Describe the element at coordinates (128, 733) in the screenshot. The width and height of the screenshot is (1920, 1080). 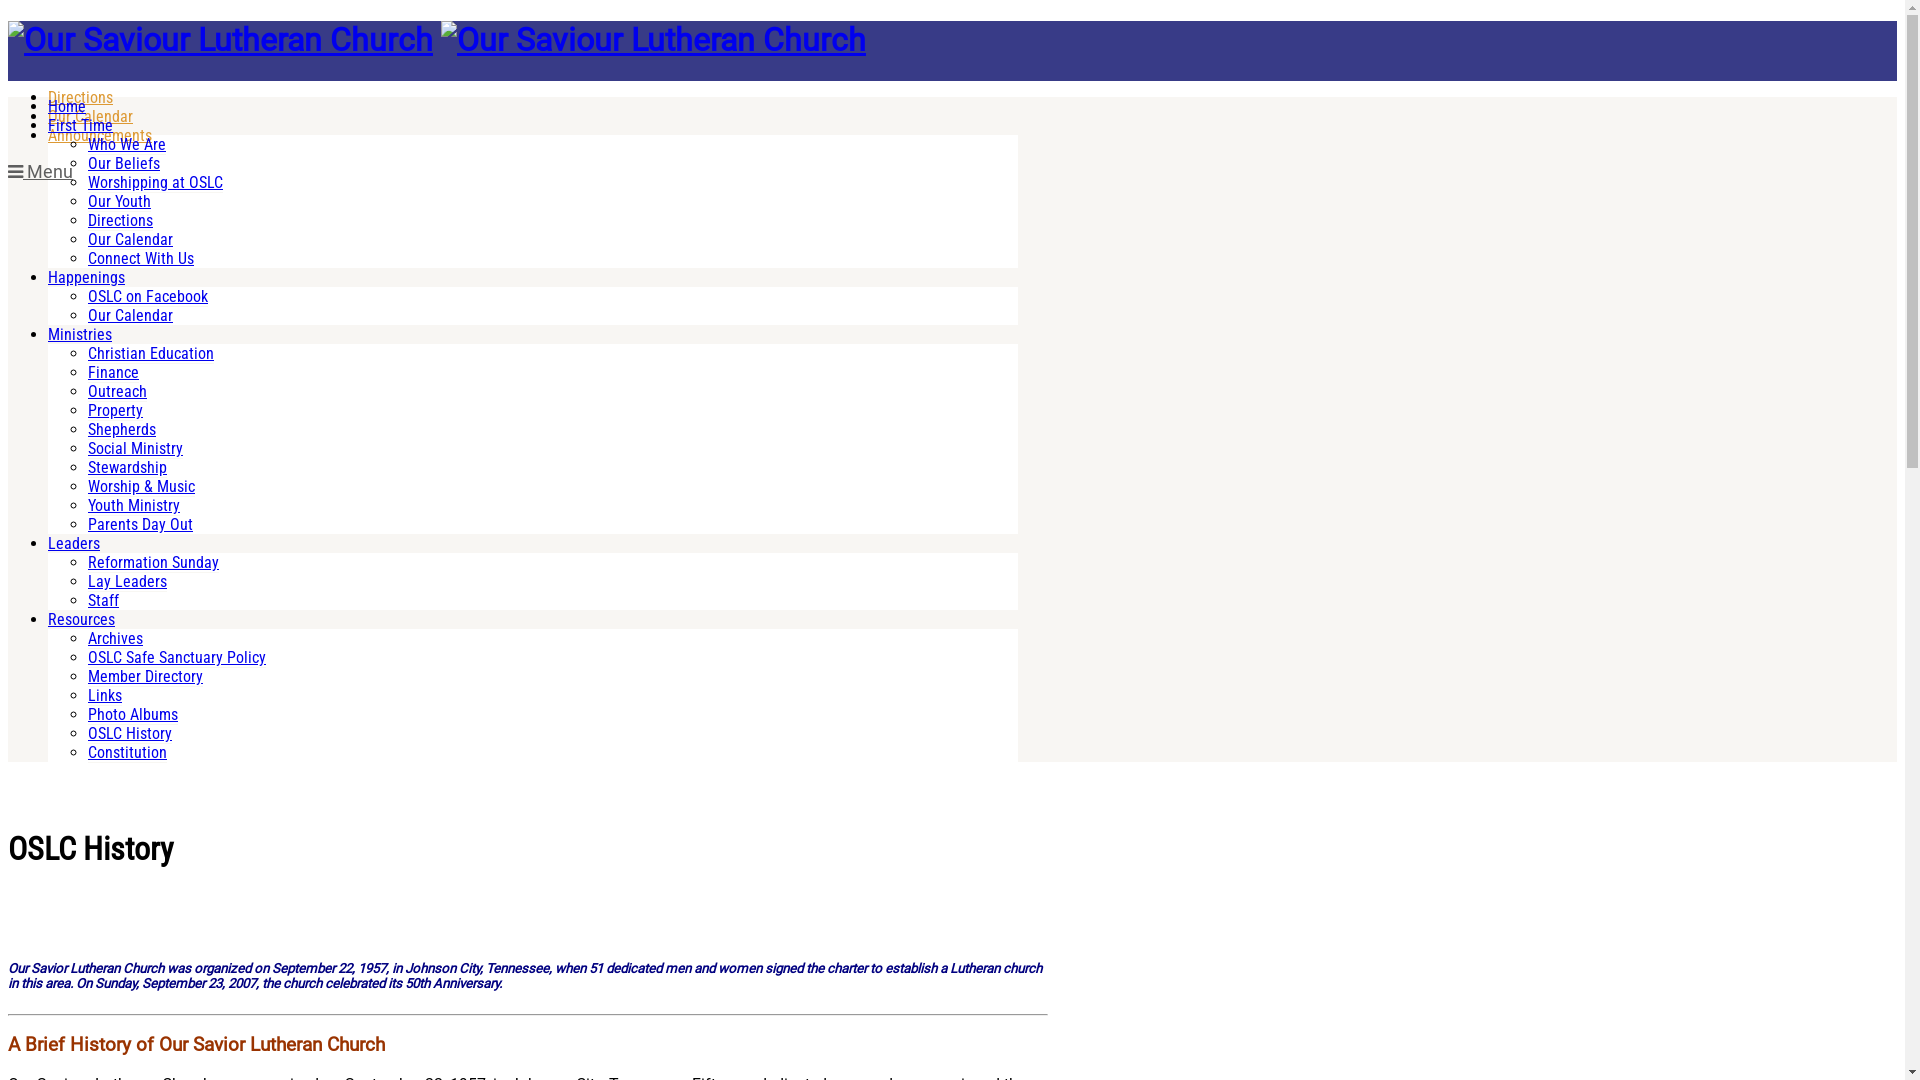
I see `'OSLC History'` at that location.